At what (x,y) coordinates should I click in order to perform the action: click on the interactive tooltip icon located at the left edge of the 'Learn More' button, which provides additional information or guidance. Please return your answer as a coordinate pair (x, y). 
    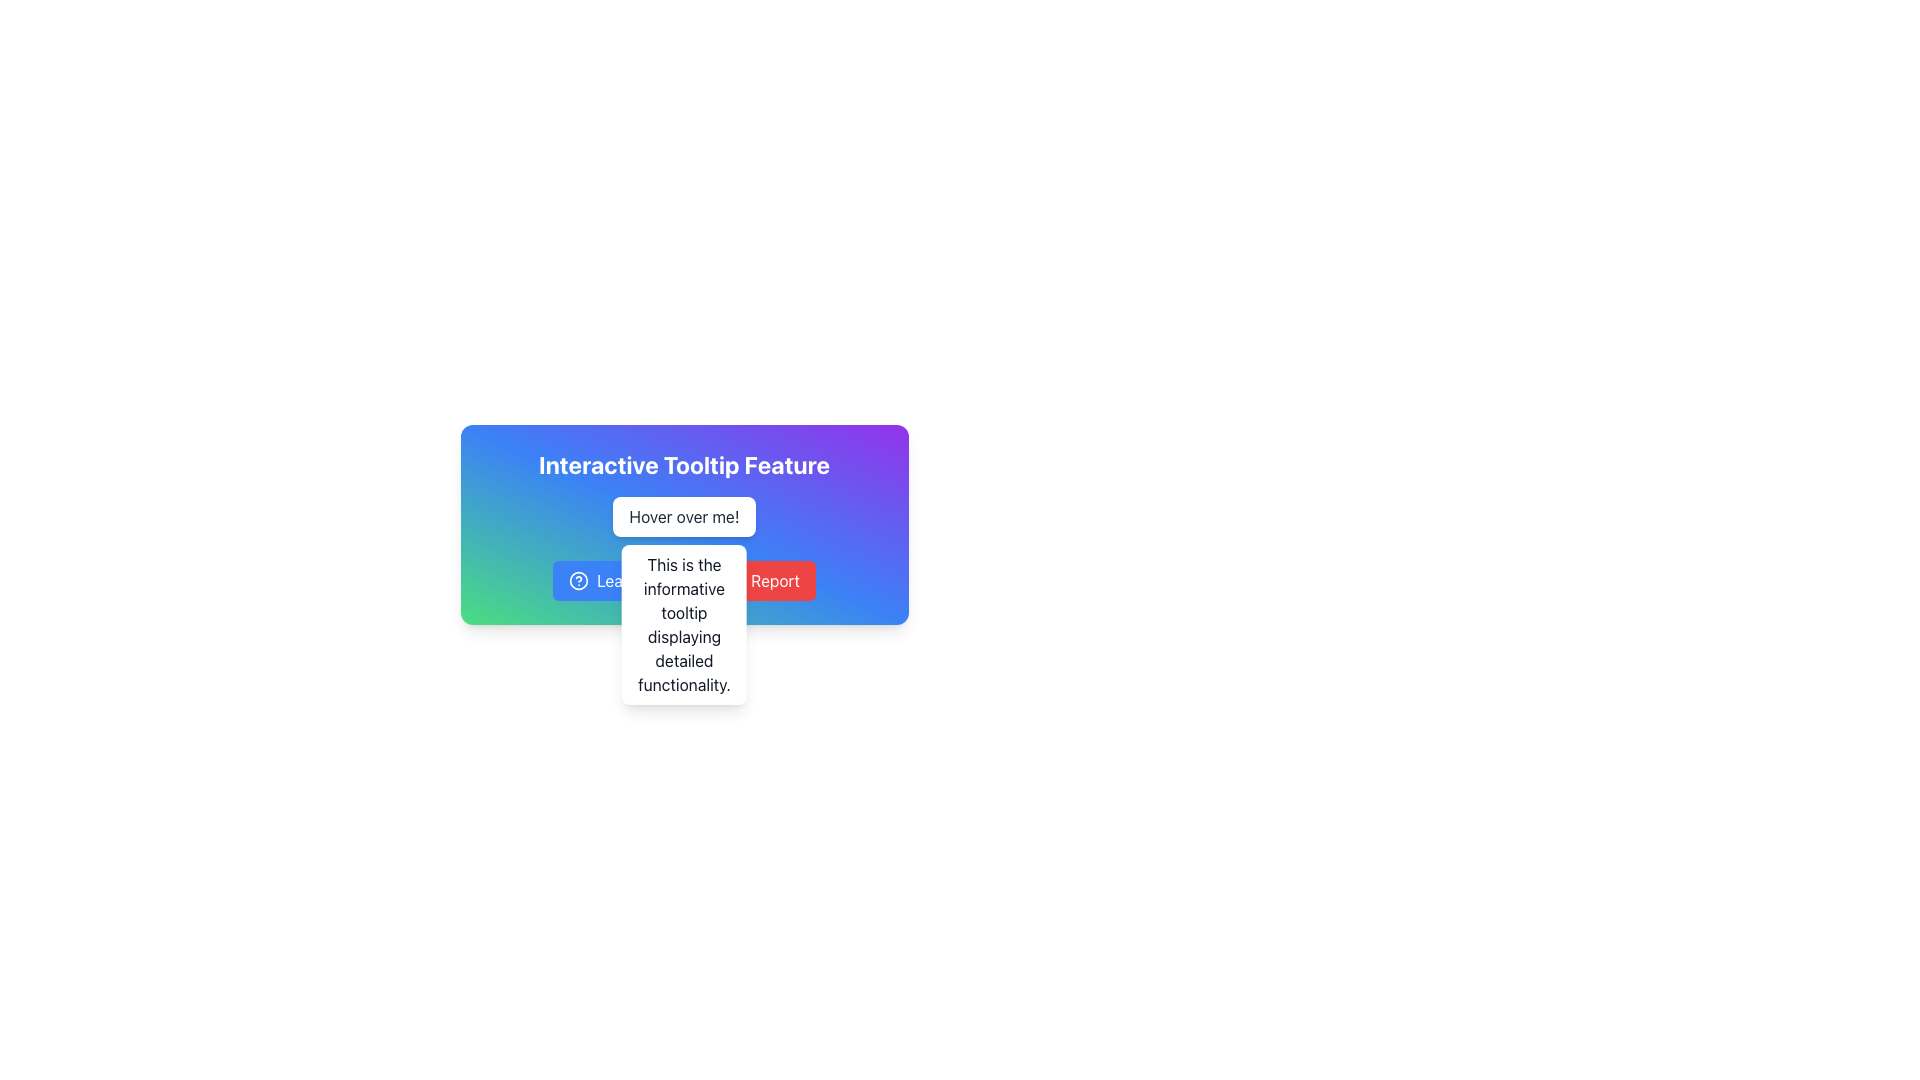
    Looking at the image, I should click on (578, 581).